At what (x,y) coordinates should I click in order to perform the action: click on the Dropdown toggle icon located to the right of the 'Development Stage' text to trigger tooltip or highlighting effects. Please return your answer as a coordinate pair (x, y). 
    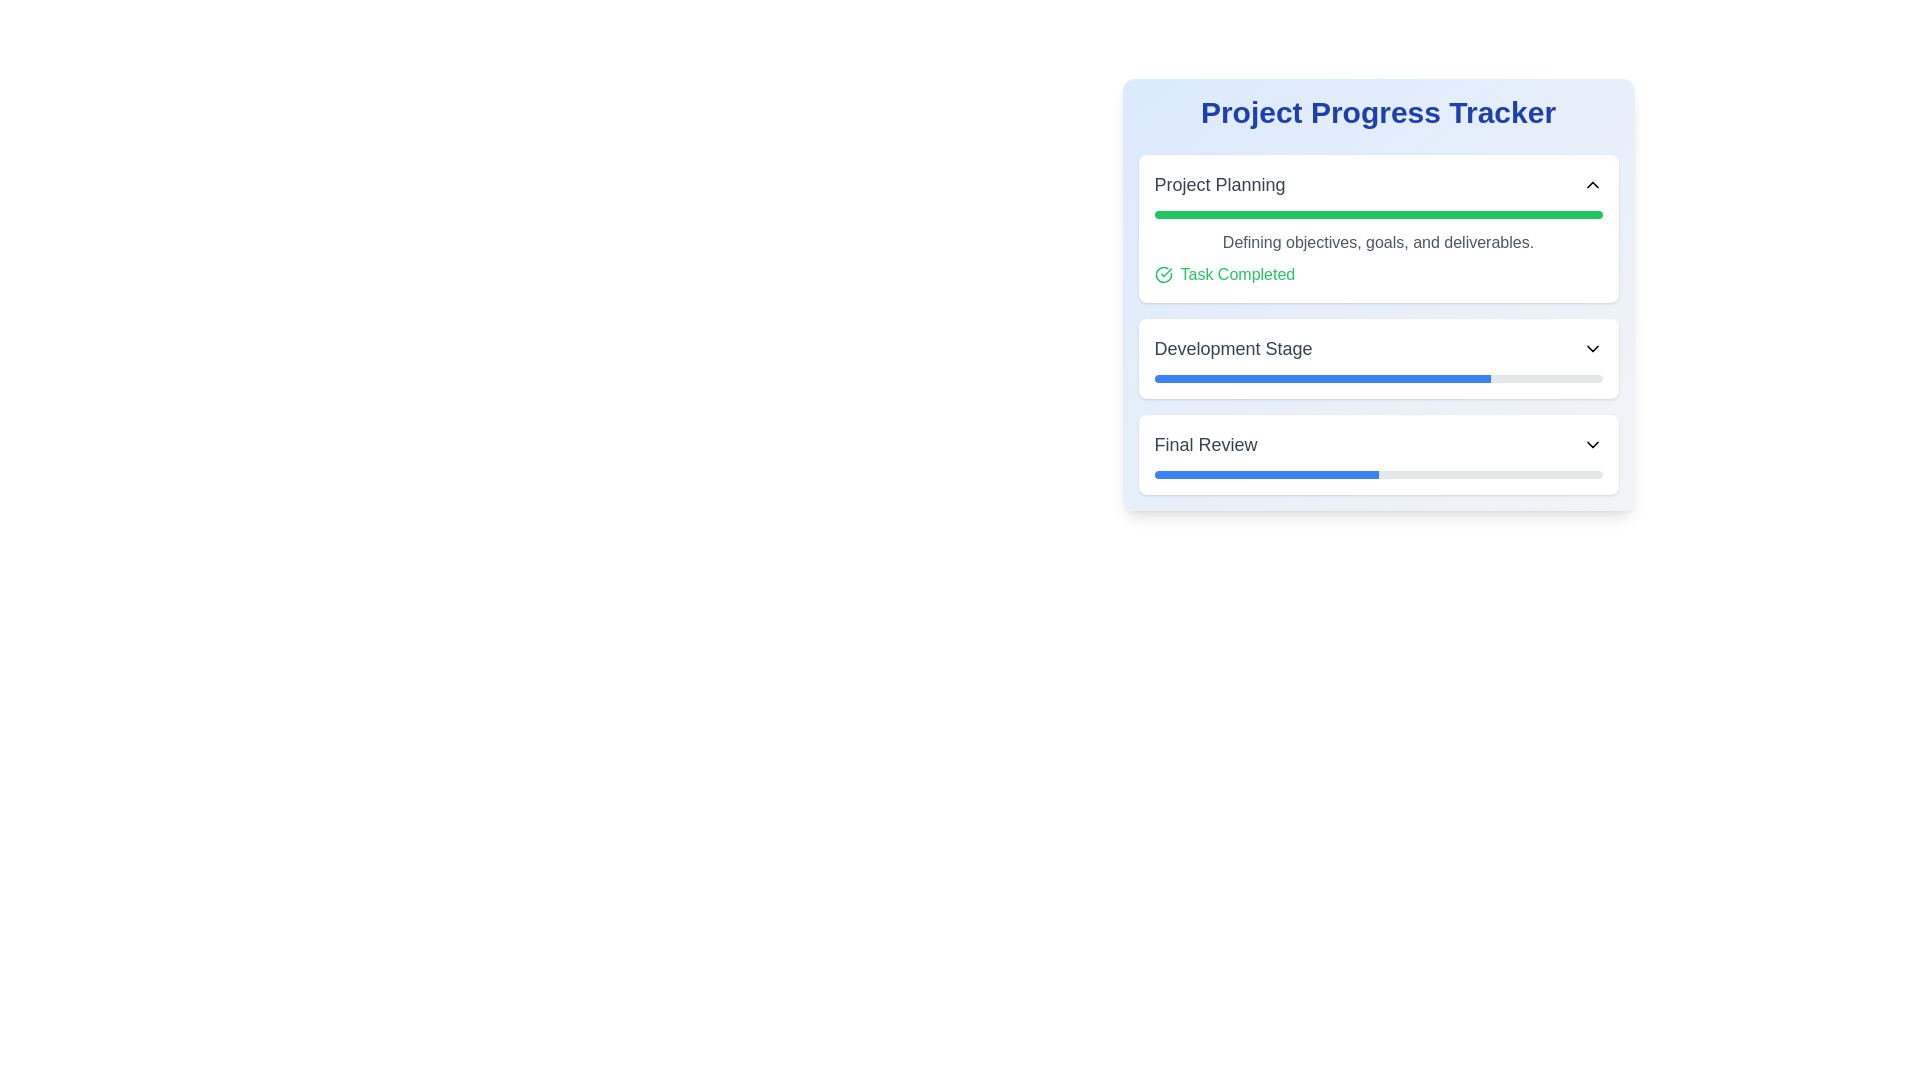
    Looking at the image, I should click on (1591, 347).